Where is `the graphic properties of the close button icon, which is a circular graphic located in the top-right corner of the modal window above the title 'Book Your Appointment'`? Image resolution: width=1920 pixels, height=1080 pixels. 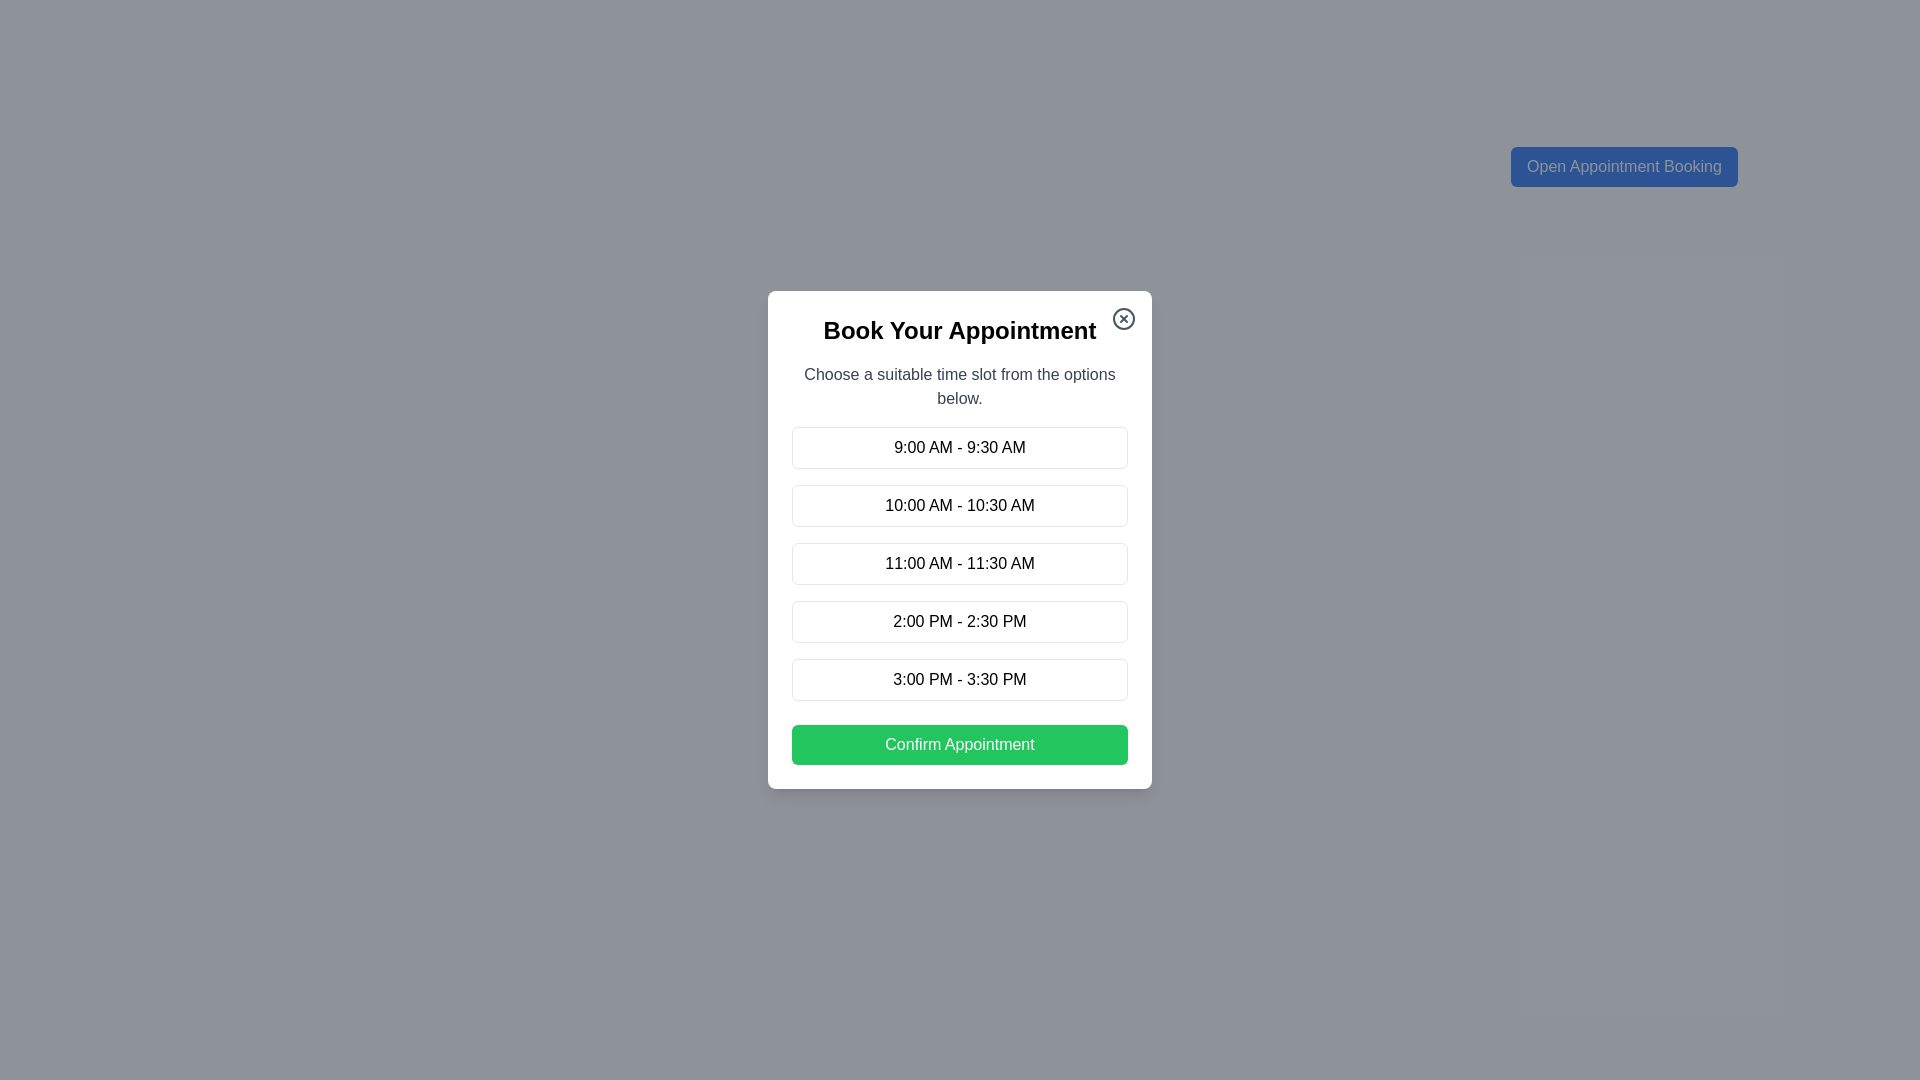 the graphic properties of the close button icon, which is a circular graphic located in the top-right corner of the modal window above the title 'Book Your Appointment' is located at coordinates (1123, 318).